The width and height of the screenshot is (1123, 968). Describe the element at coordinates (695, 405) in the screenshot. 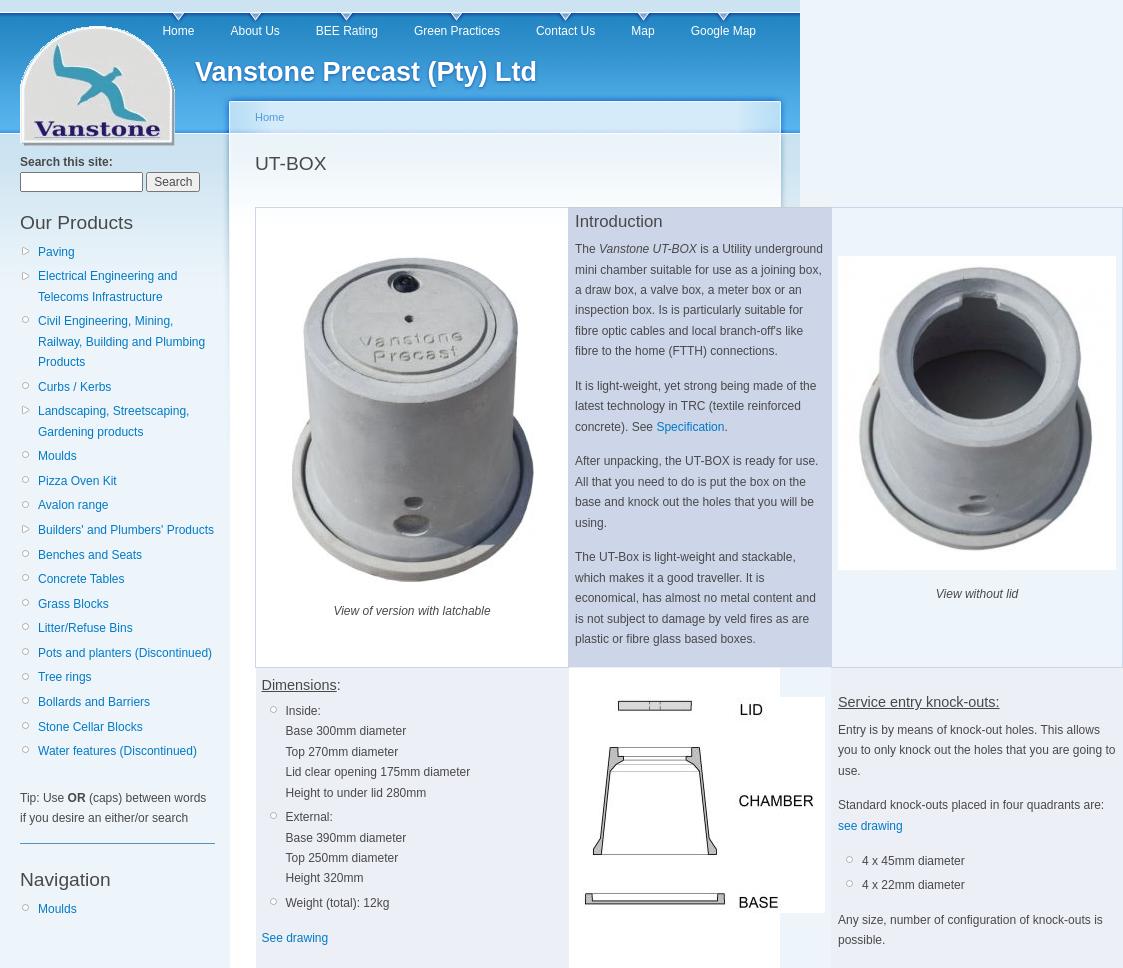

I see `'It is light-weight, yet strong being made of the latest technology in TRC (textile reinforced concrete). See'` at that location.